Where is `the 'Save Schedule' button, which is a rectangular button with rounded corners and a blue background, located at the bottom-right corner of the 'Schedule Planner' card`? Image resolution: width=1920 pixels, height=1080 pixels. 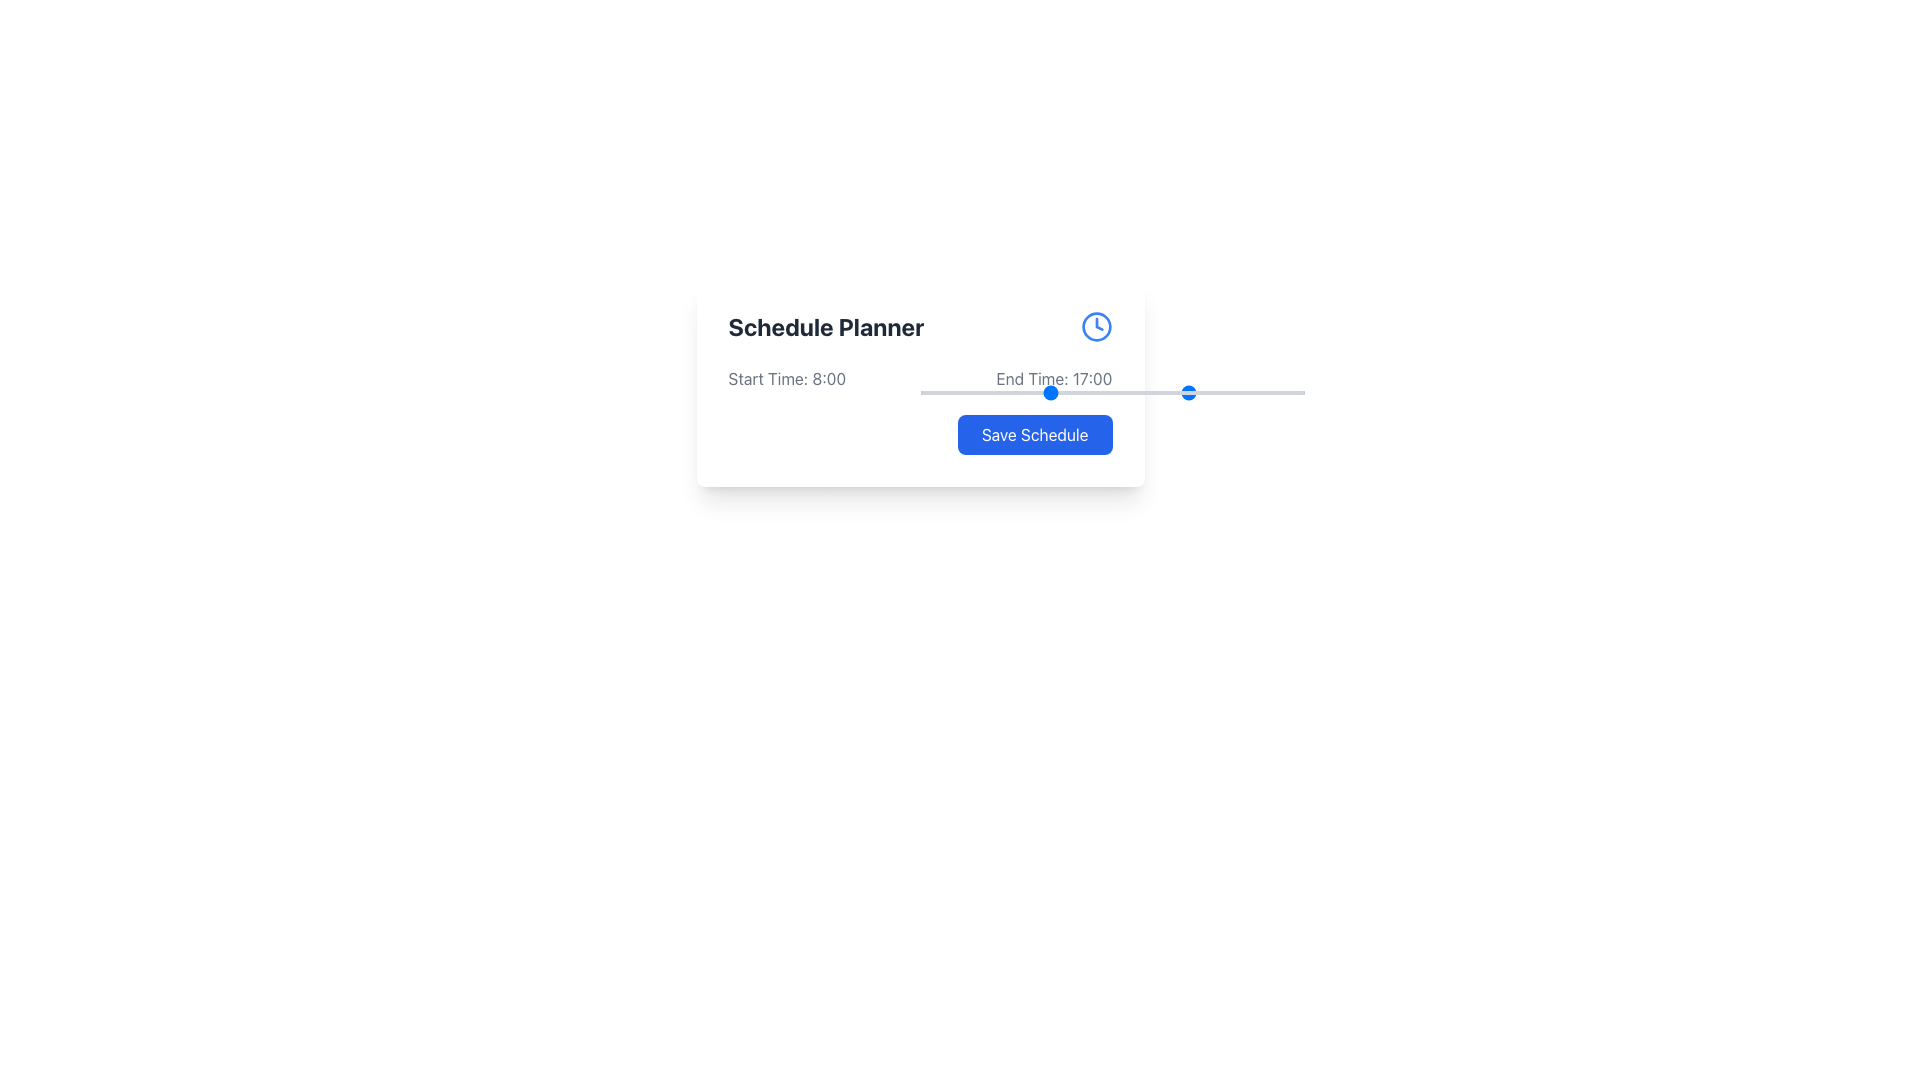
the 'Save Schedule' button, which is a rectangular button with rounded corners and a blue background, located at the bottom-right corner of the 'Schedule Planner' card is located at coordinates (919, 434).